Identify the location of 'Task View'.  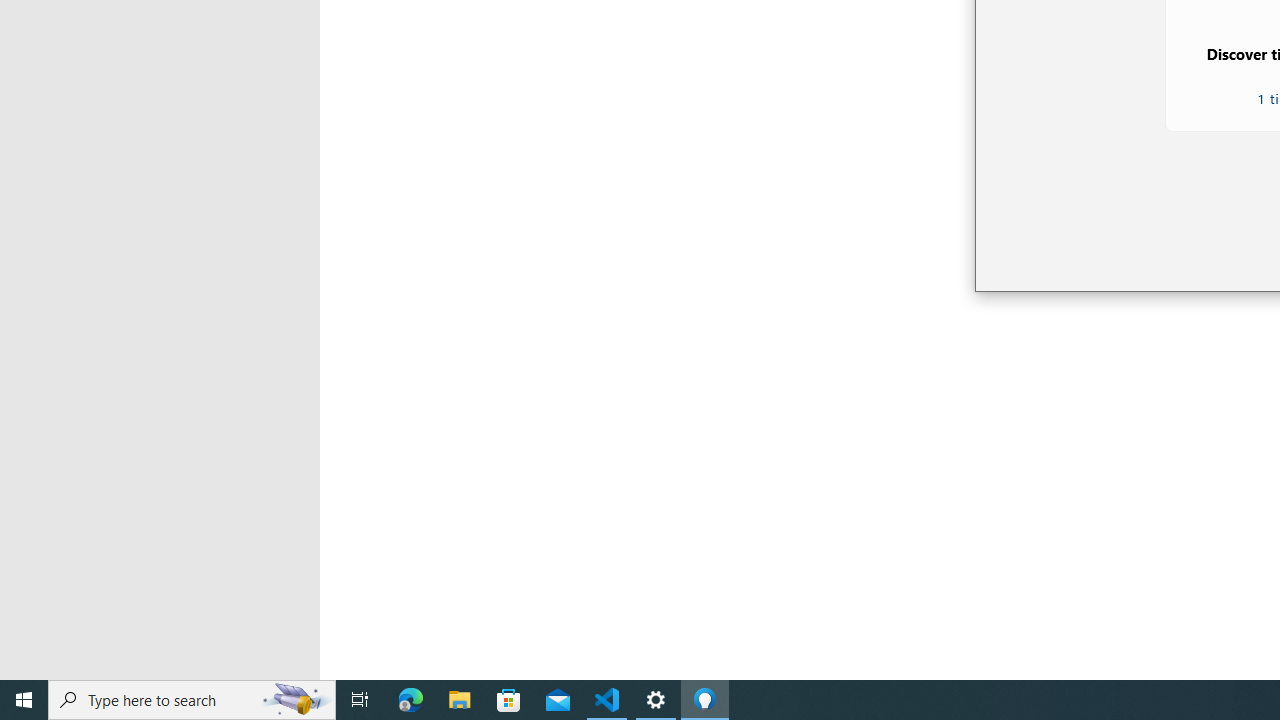
(359, 698).